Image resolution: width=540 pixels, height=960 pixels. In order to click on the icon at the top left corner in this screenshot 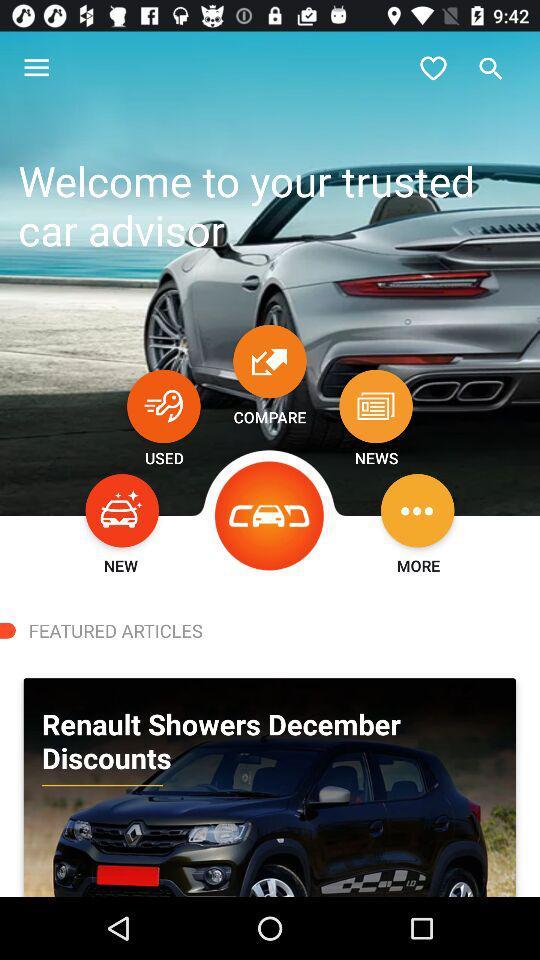, I will do `click(36, 68)`.